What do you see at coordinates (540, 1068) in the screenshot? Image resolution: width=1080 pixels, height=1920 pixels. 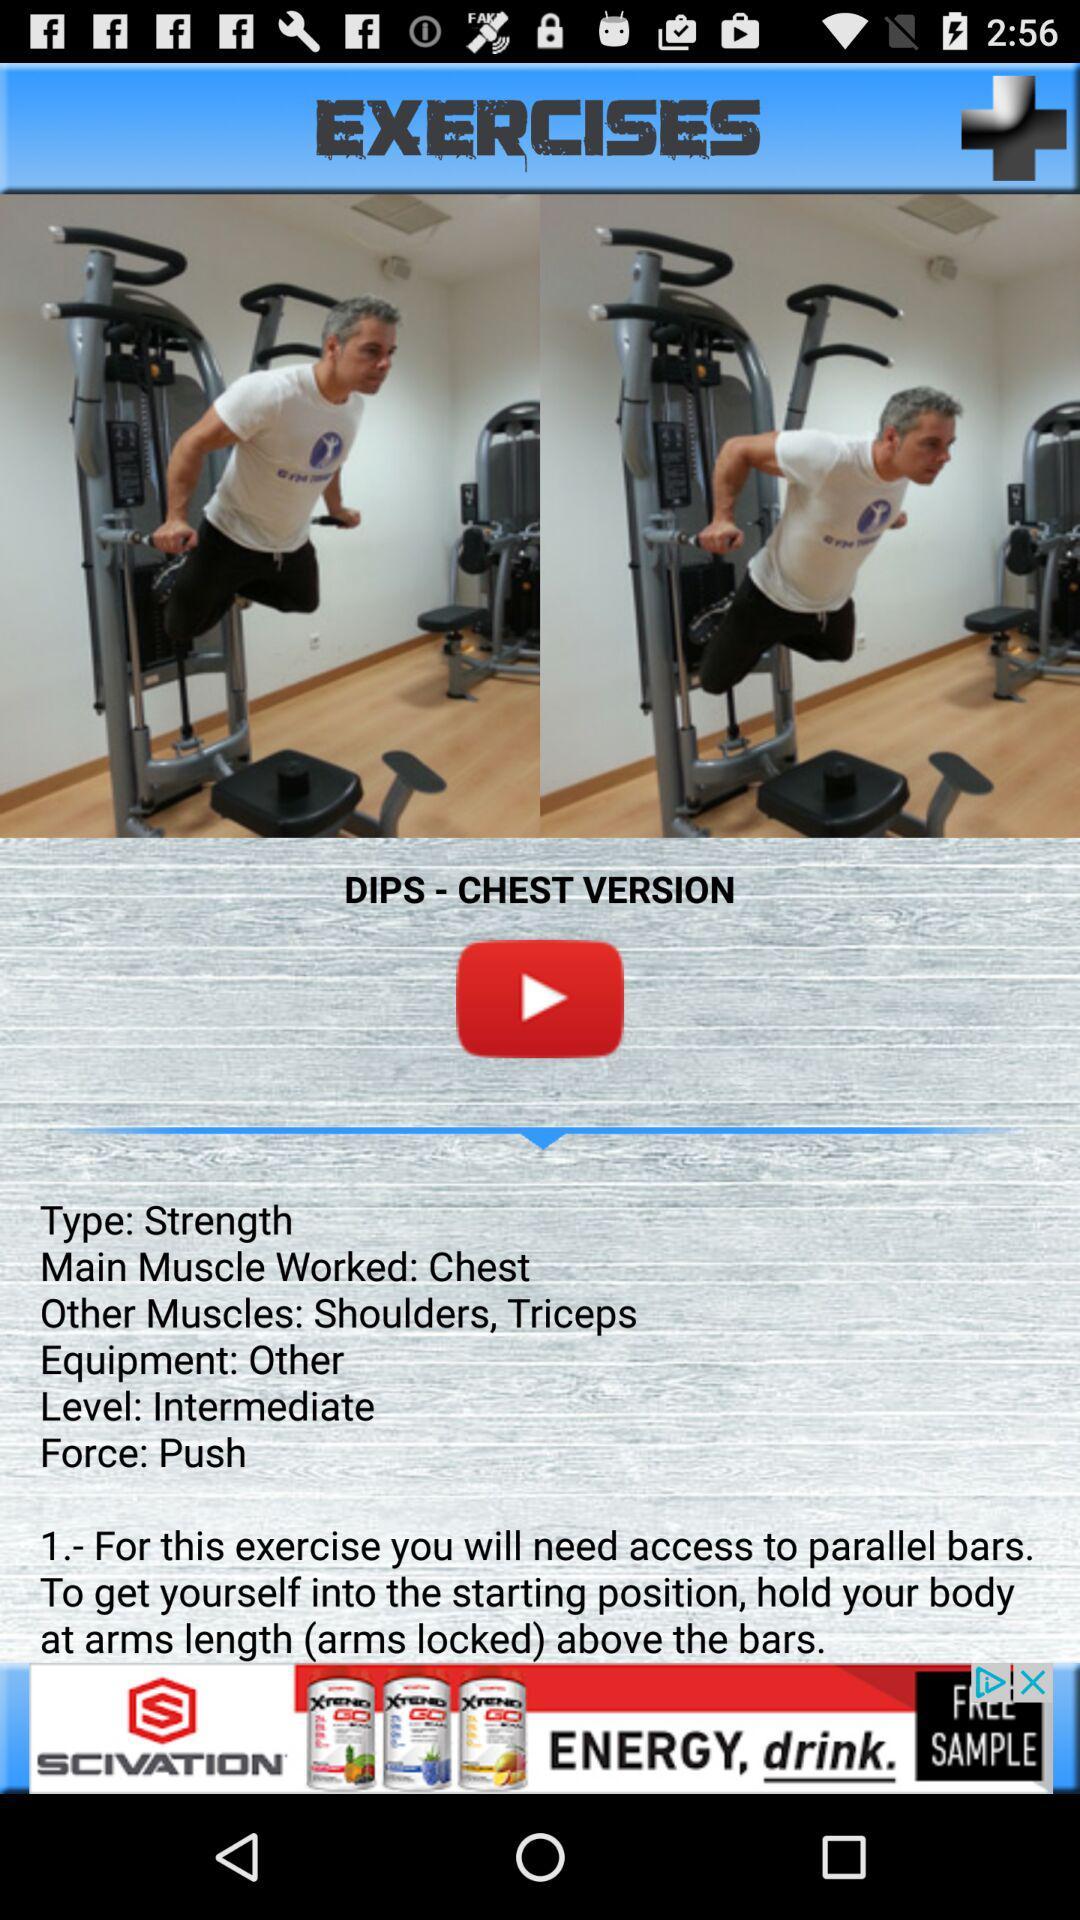 I see `the play icon` at bounding box center [540, 1068].